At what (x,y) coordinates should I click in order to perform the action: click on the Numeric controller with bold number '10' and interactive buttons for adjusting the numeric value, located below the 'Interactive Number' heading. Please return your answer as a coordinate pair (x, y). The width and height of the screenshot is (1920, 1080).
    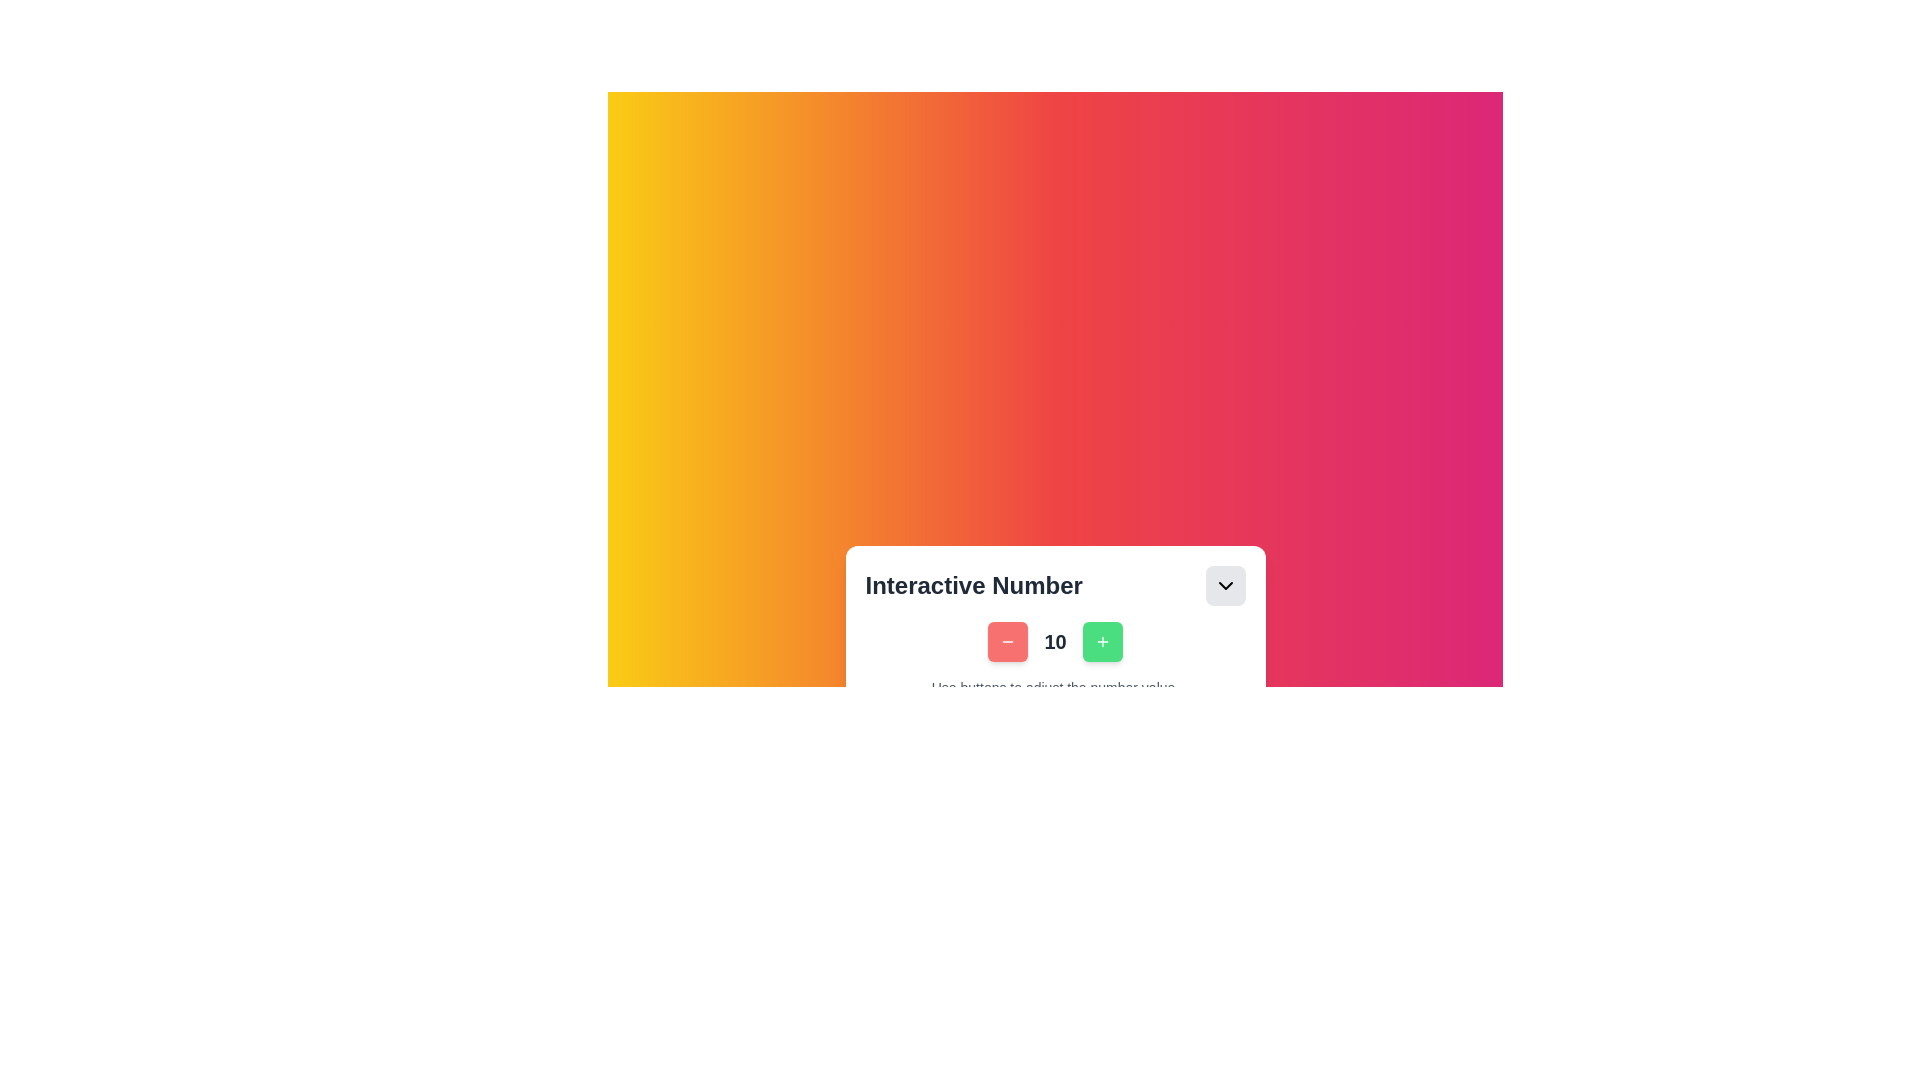
    Looking at the image, I should click on (1054, 659).